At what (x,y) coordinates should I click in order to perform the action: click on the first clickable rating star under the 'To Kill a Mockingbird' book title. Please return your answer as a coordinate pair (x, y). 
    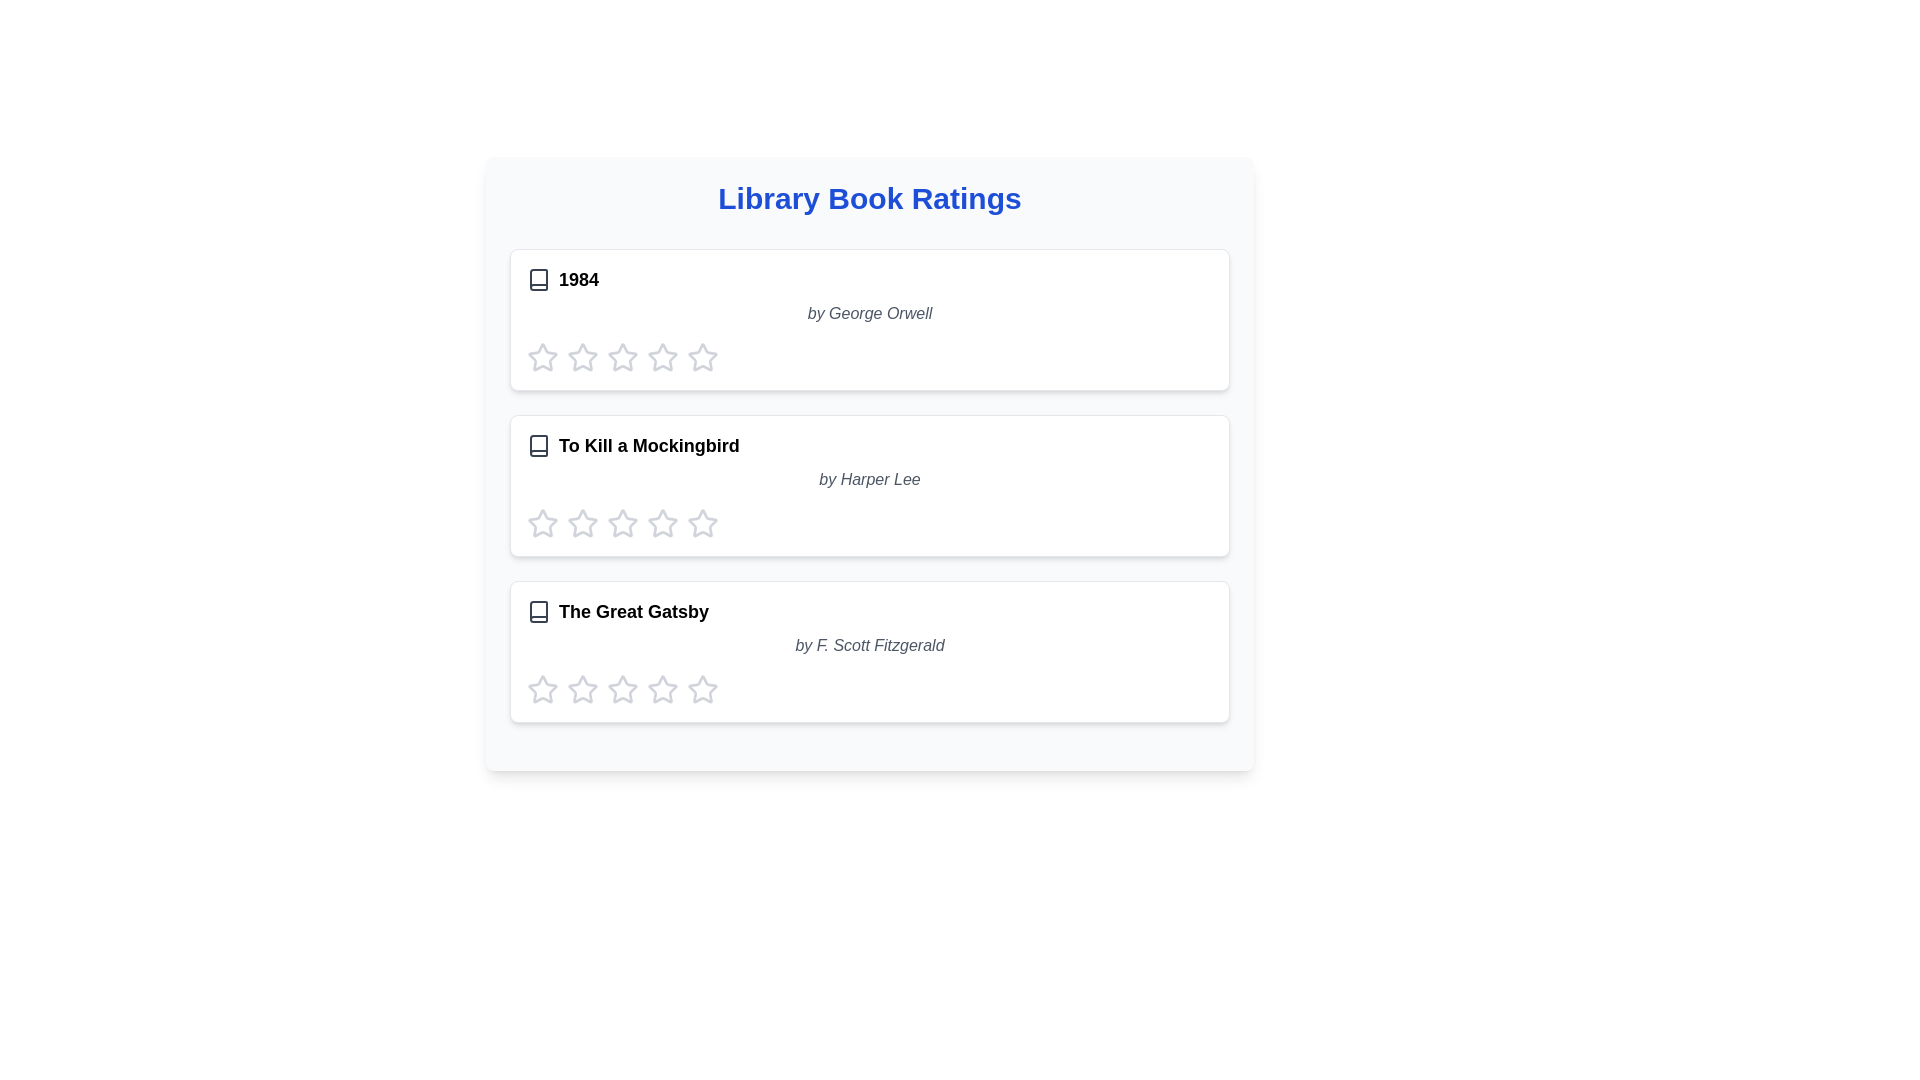
    Looking at the image, I should click on (542, 522).